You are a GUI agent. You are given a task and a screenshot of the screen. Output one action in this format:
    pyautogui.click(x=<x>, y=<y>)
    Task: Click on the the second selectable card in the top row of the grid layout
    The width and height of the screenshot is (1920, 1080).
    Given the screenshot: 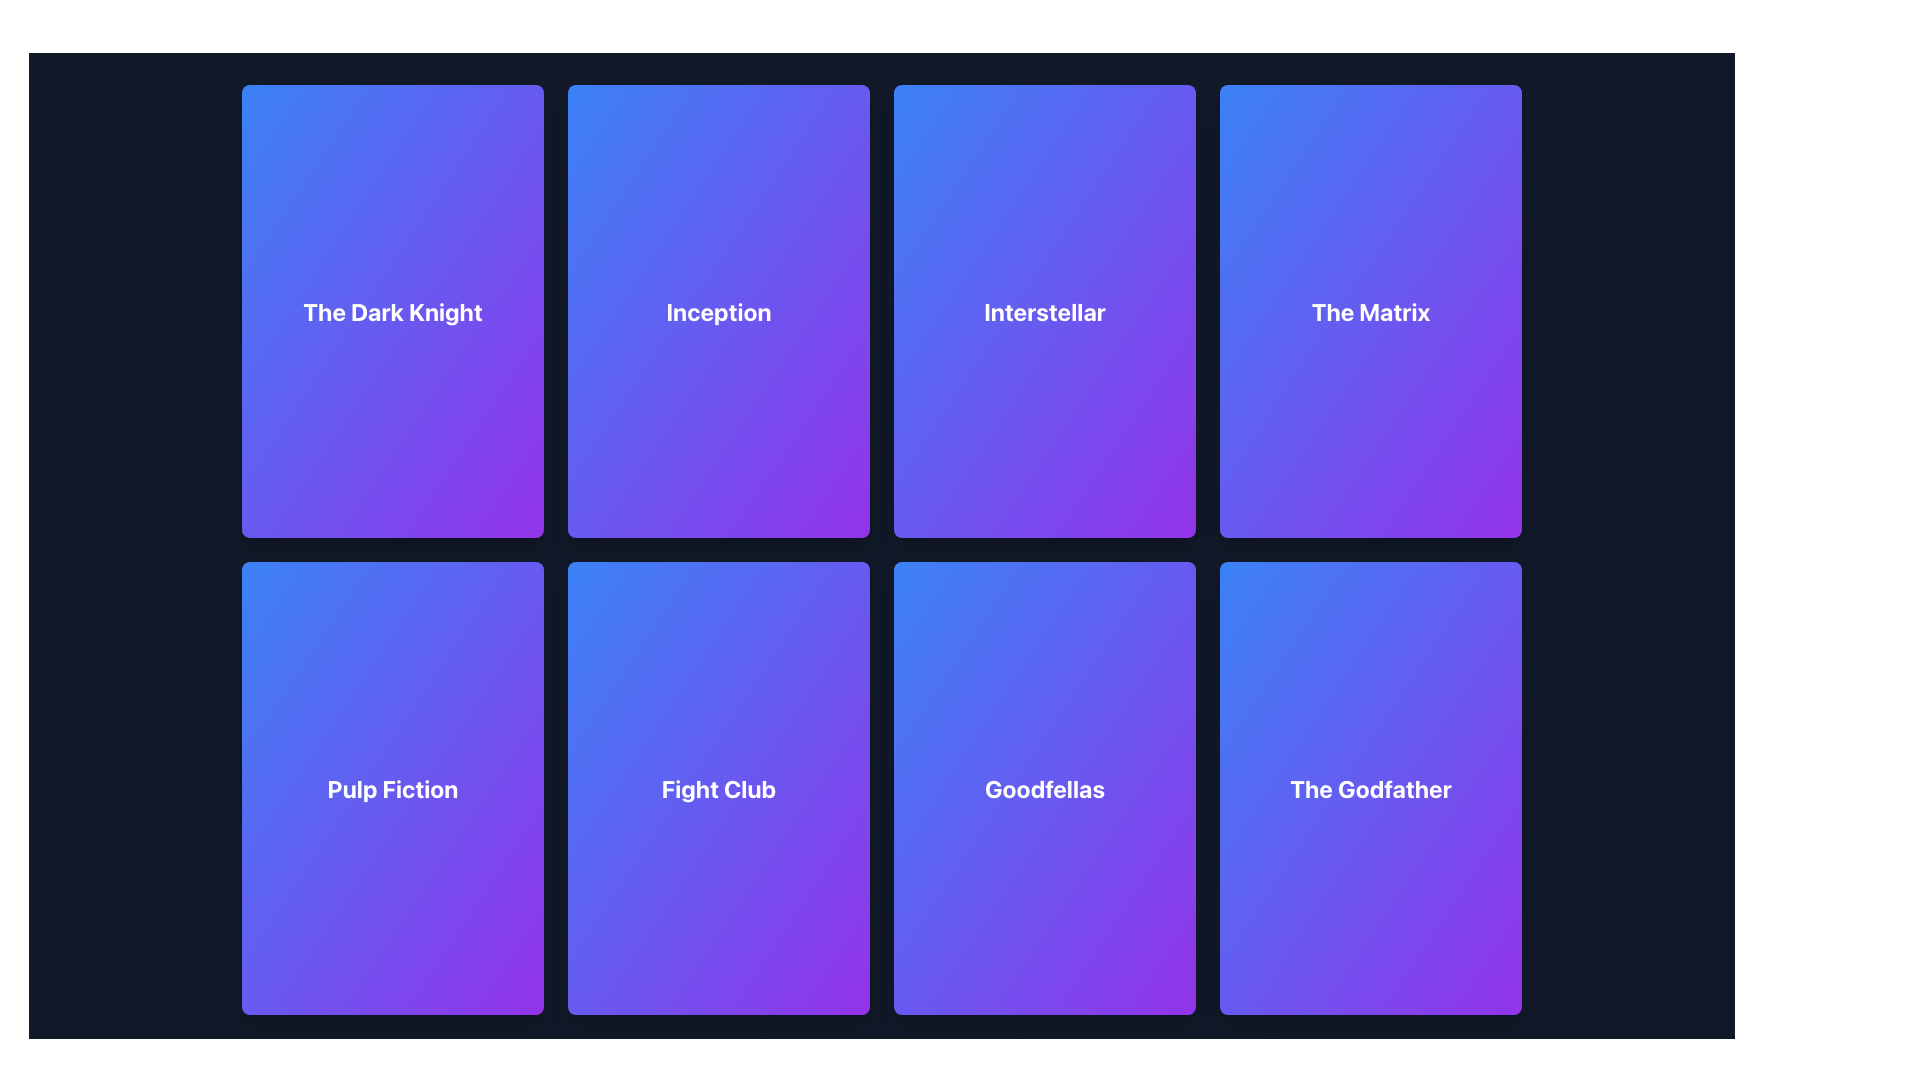 What is the action you would take?
    pyautogui.click(x=719, y=311)
    